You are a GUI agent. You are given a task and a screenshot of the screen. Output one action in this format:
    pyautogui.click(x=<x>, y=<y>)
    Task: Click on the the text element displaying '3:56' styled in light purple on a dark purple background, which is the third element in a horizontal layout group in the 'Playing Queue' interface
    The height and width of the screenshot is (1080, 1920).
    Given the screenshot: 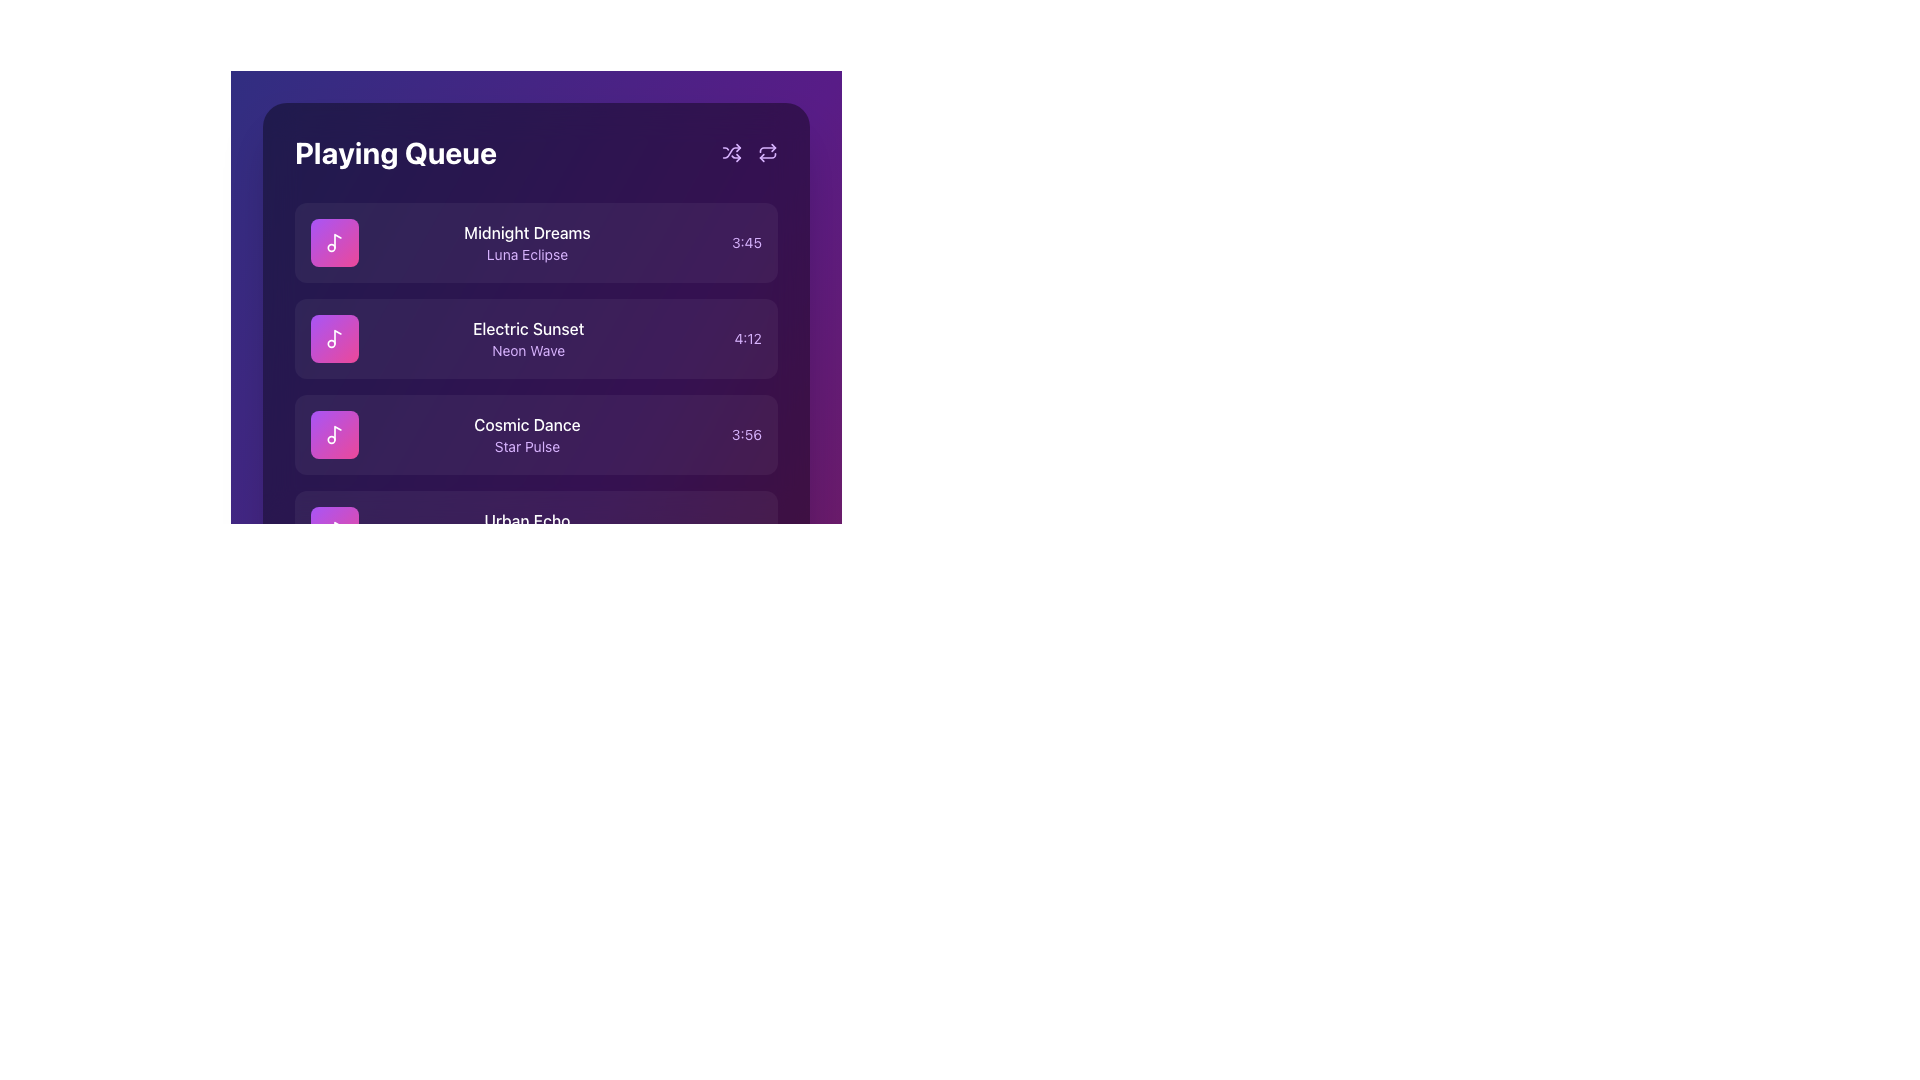 What is the action you would take?
    pyautogui.click(x=745, y=434)
    